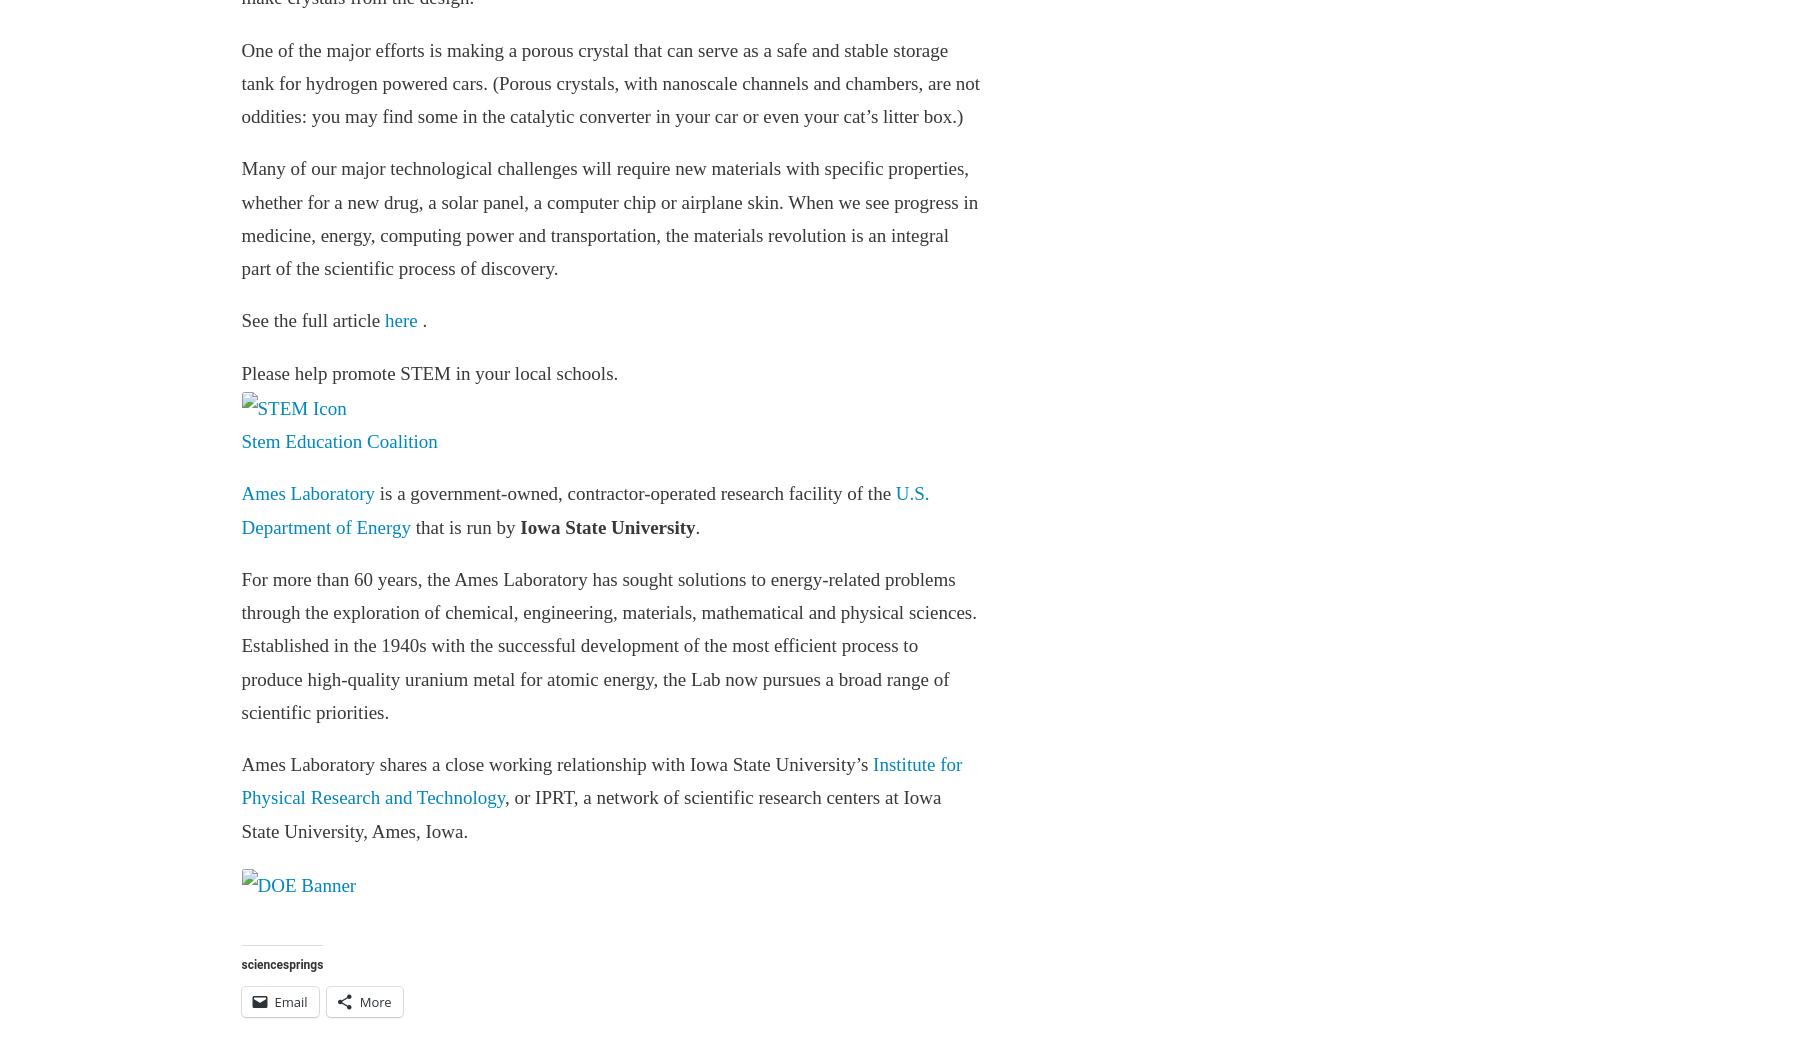  Describe the element at coordinates (601, 780) in the screenshot. I see `'Institute for Physical Research and Technology'` at that location.